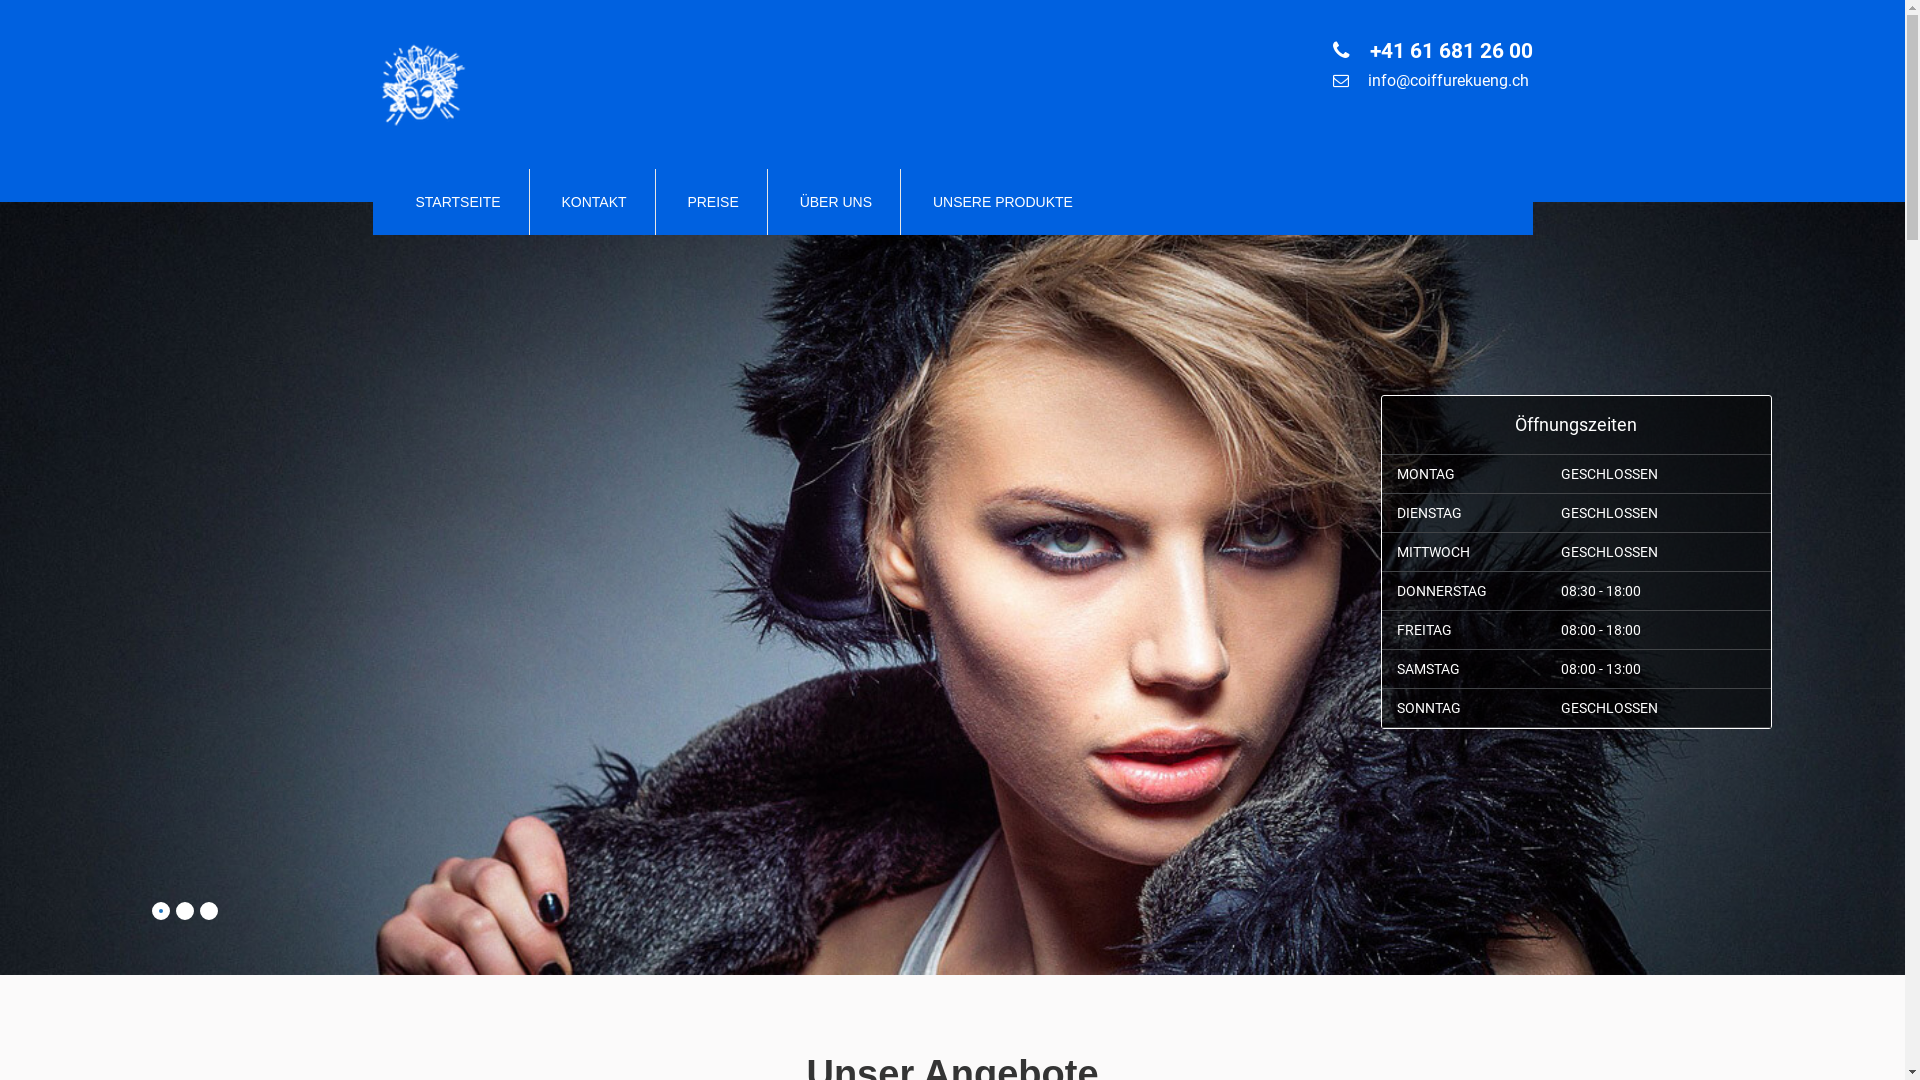 The height and width of the screenshot is (1080, 1920). I want to click on '3', so click(209, 910).